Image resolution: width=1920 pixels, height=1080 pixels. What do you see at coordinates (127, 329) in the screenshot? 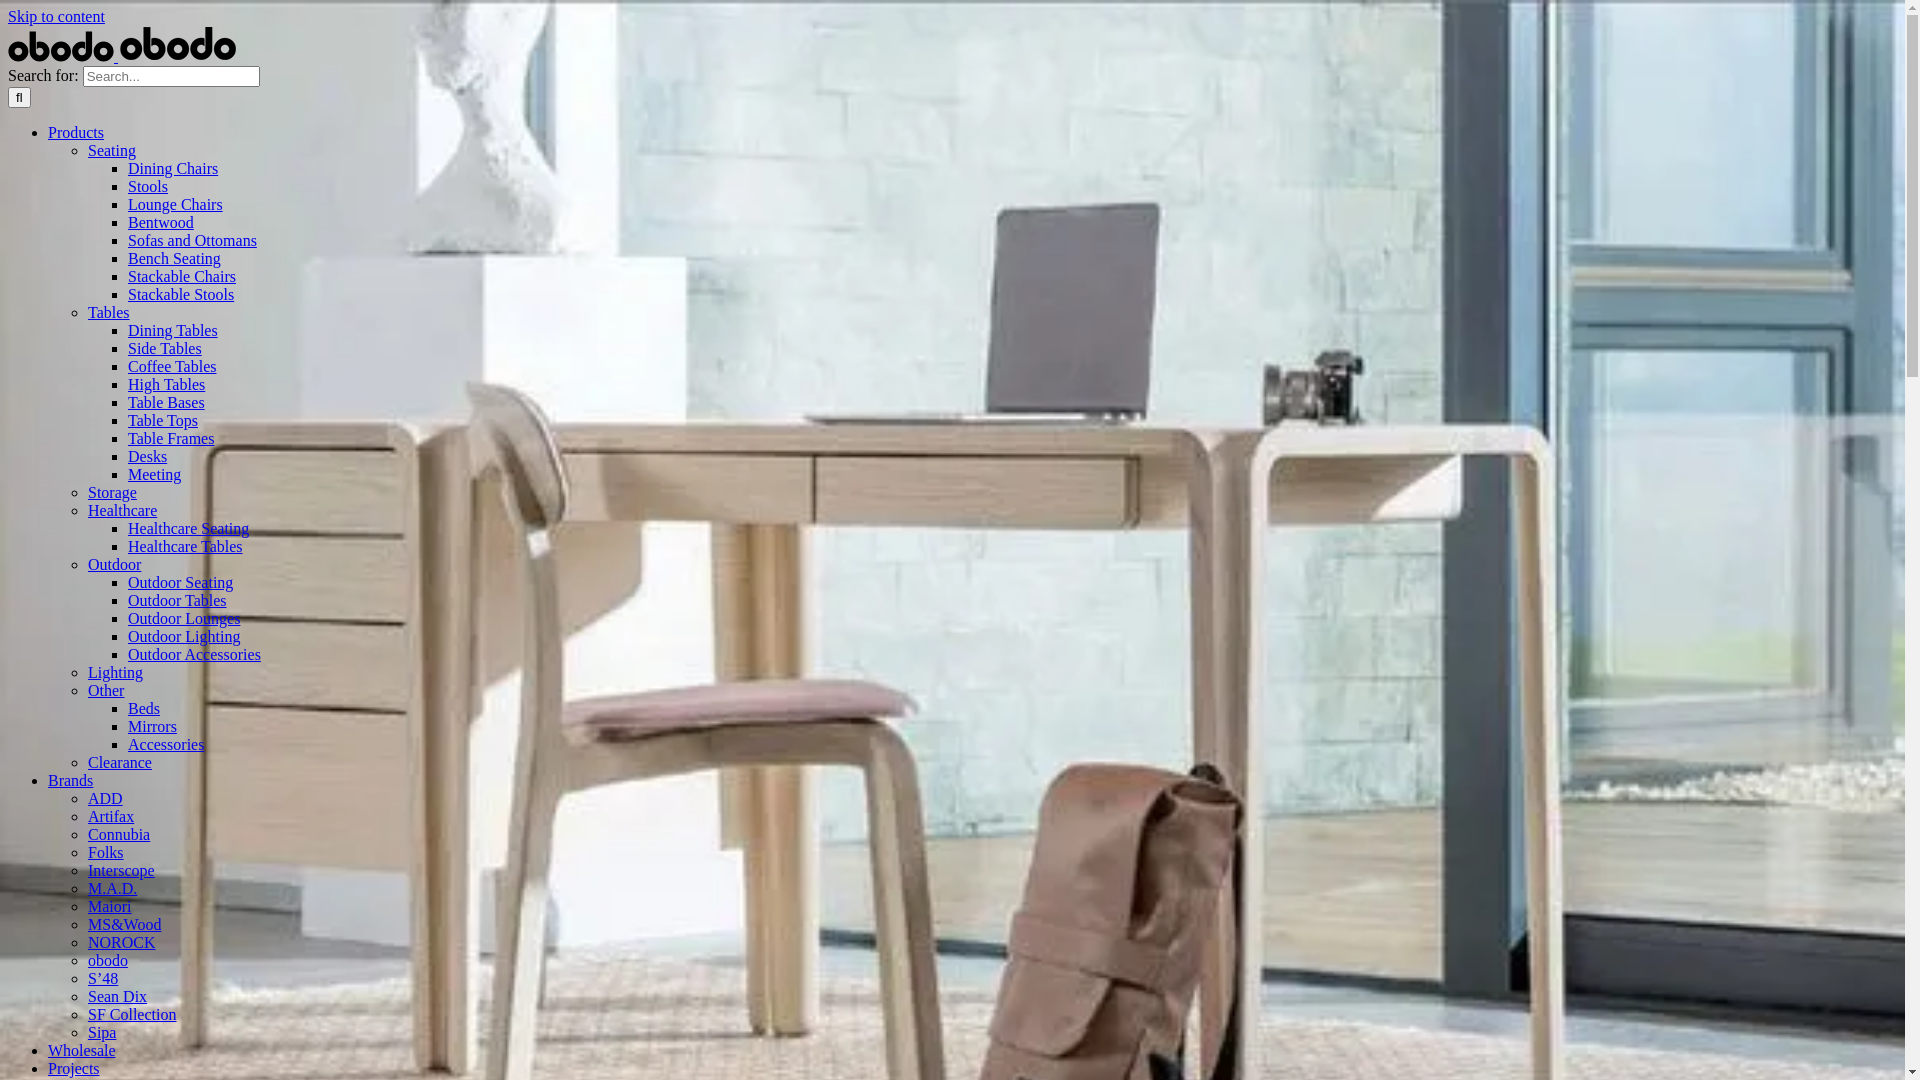
I see `'Dining Tables'` at bounding box center [127, 329].